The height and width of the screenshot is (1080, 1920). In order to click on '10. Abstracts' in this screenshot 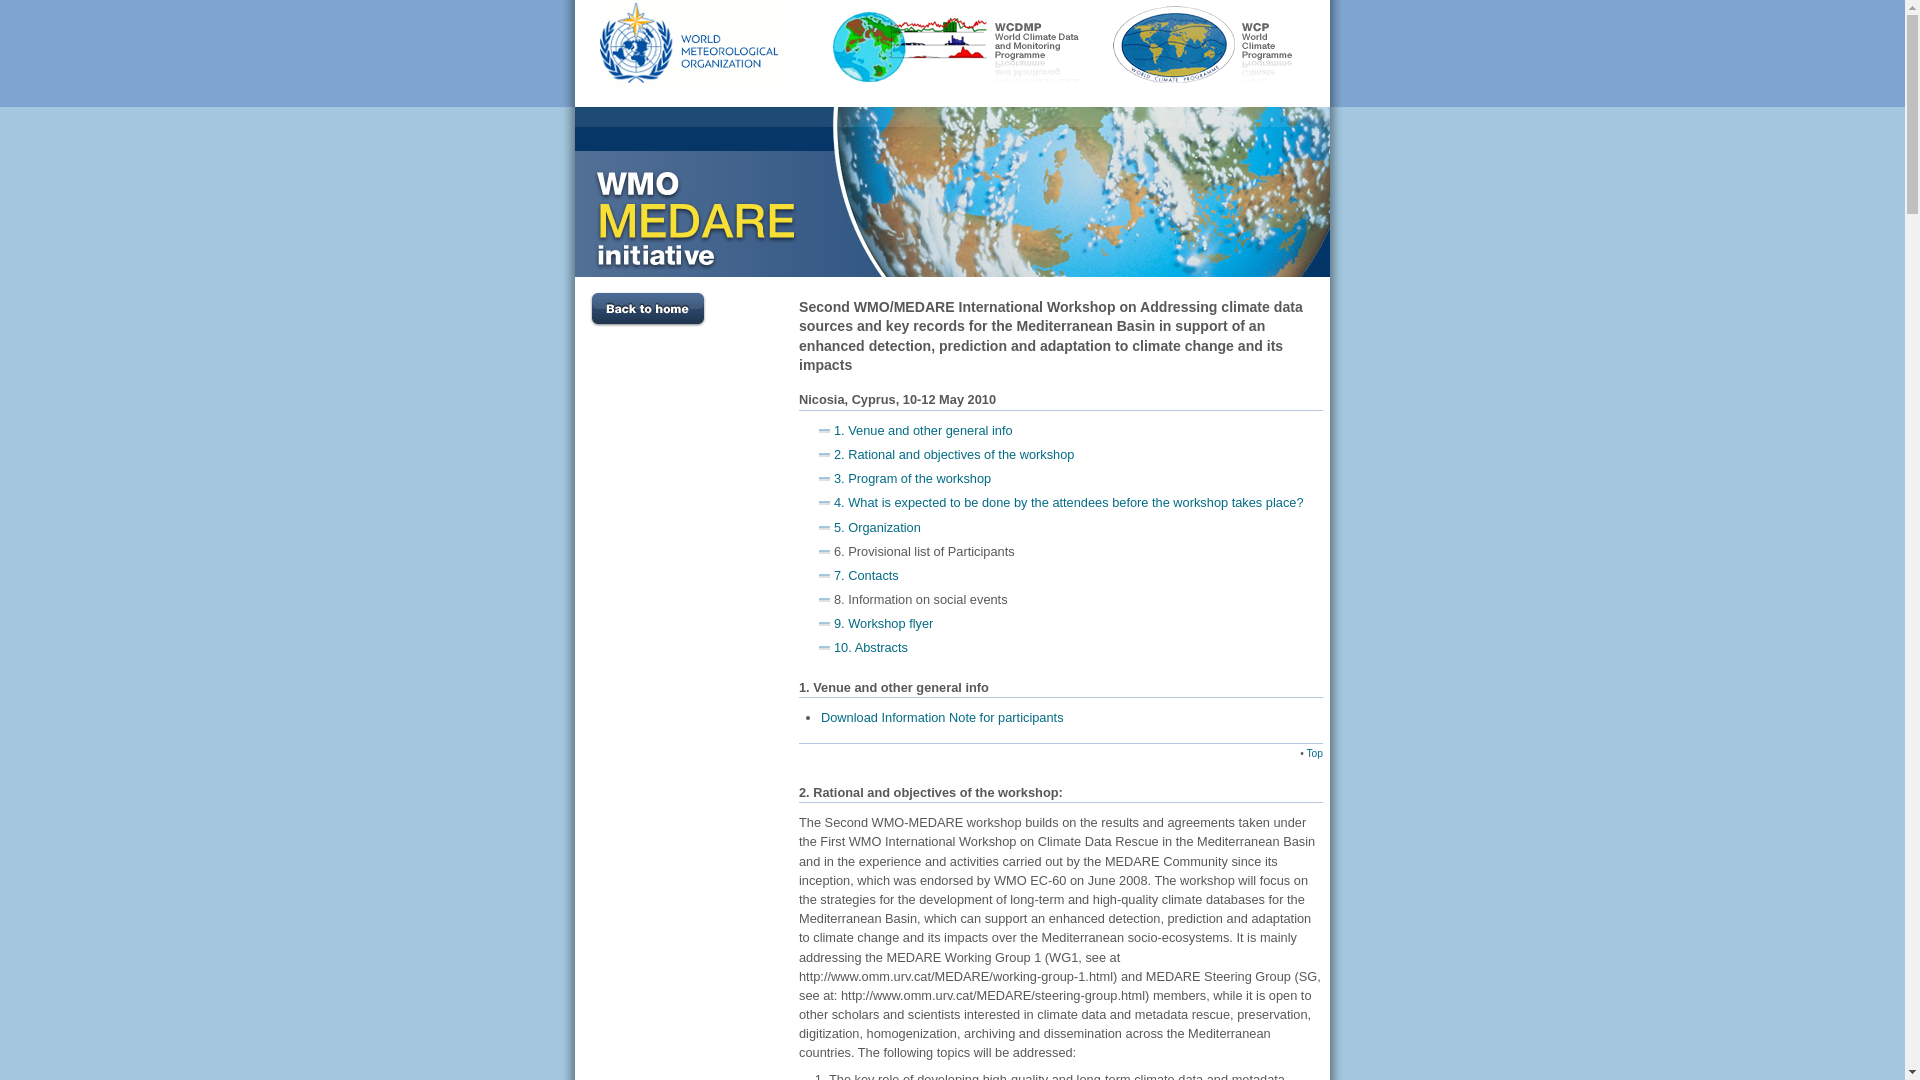, I will do `click(870, 647)`.